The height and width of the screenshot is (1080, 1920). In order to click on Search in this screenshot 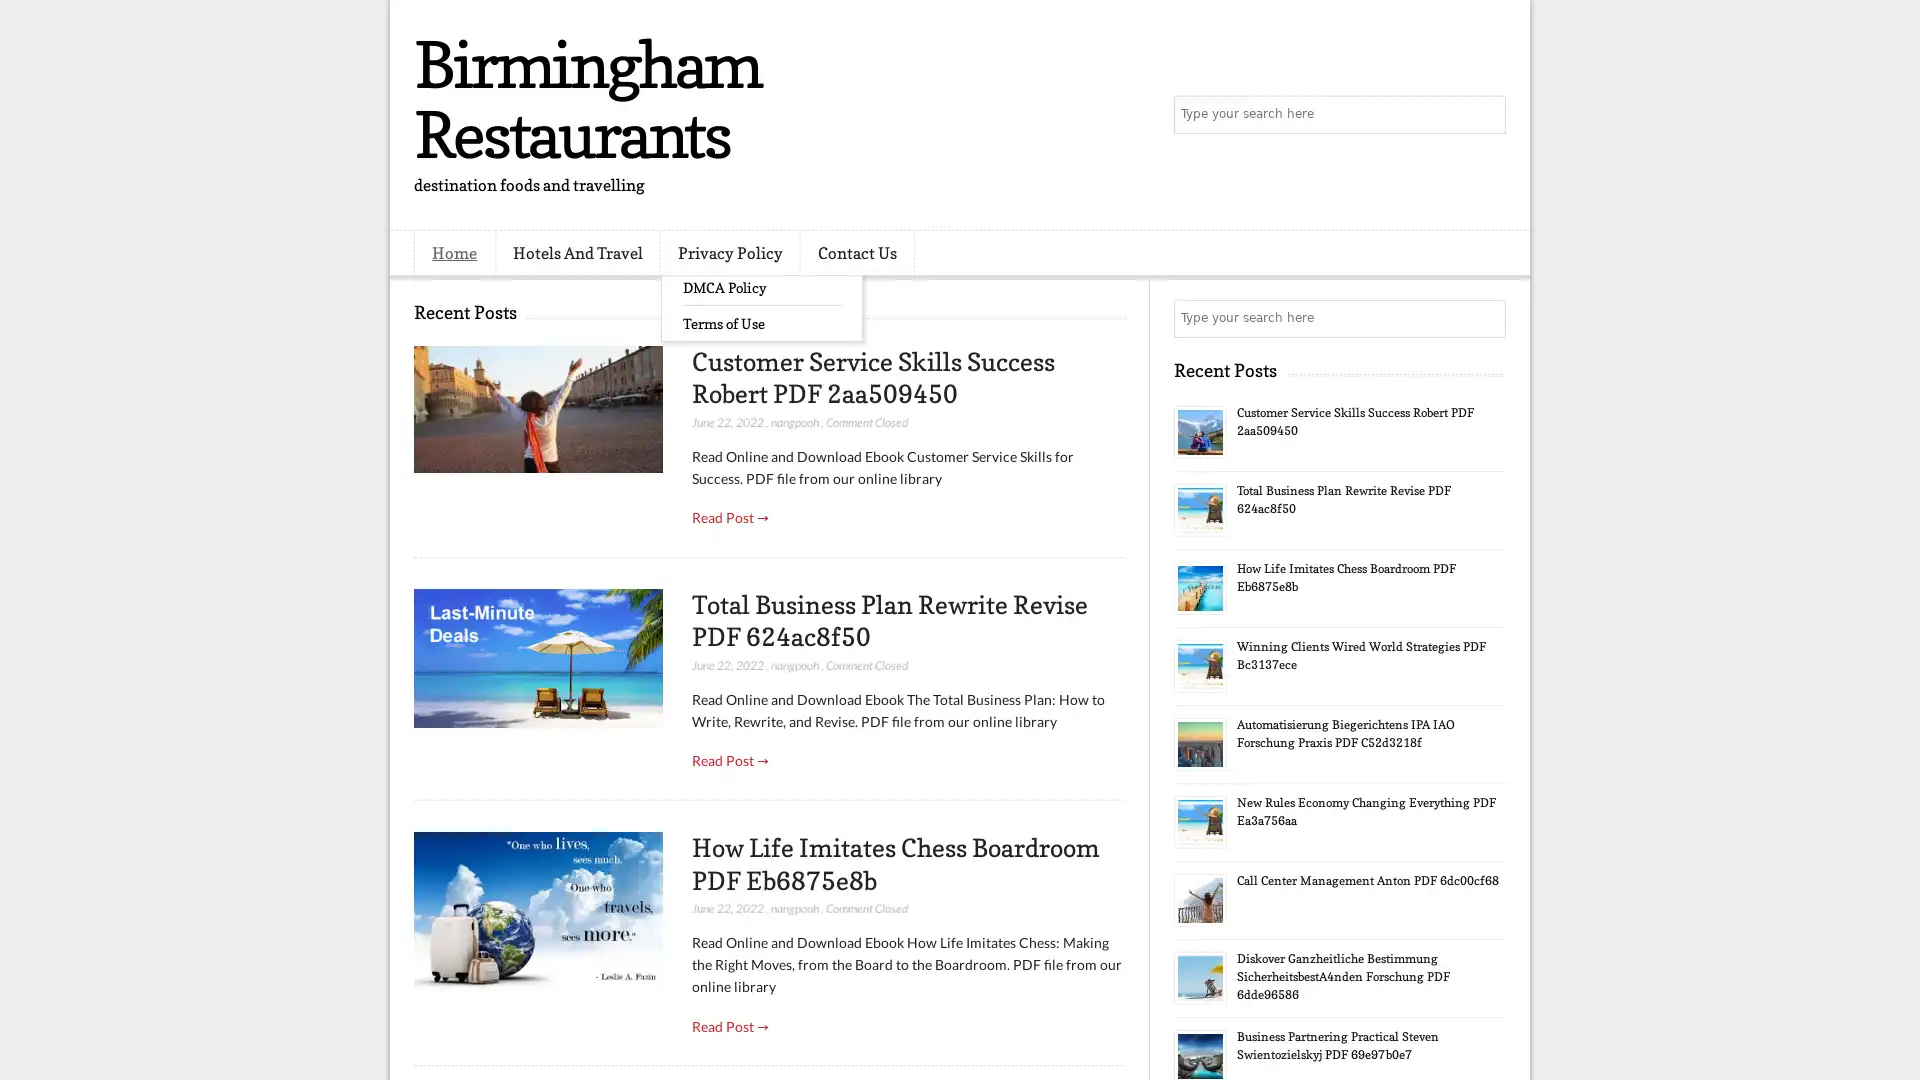, I will do `click(1485, 115)`.